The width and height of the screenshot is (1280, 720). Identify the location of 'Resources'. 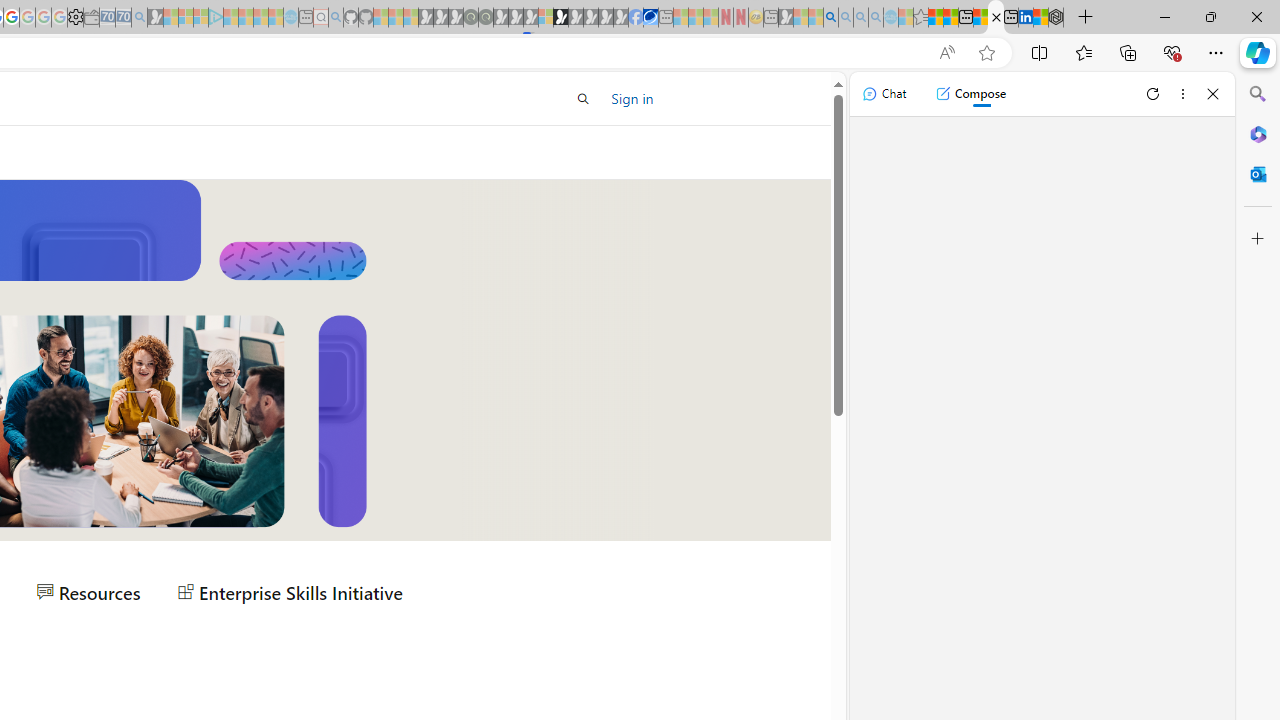
(87, 591).